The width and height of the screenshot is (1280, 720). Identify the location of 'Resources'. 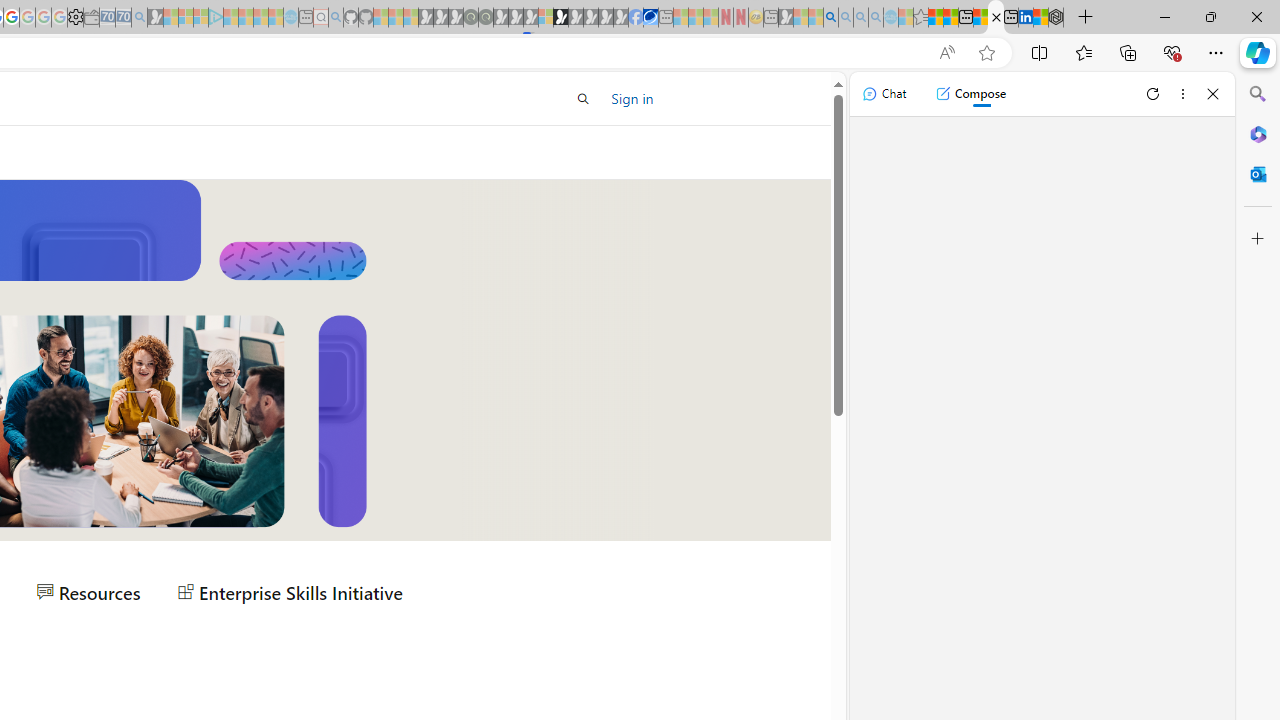
(87, 591).